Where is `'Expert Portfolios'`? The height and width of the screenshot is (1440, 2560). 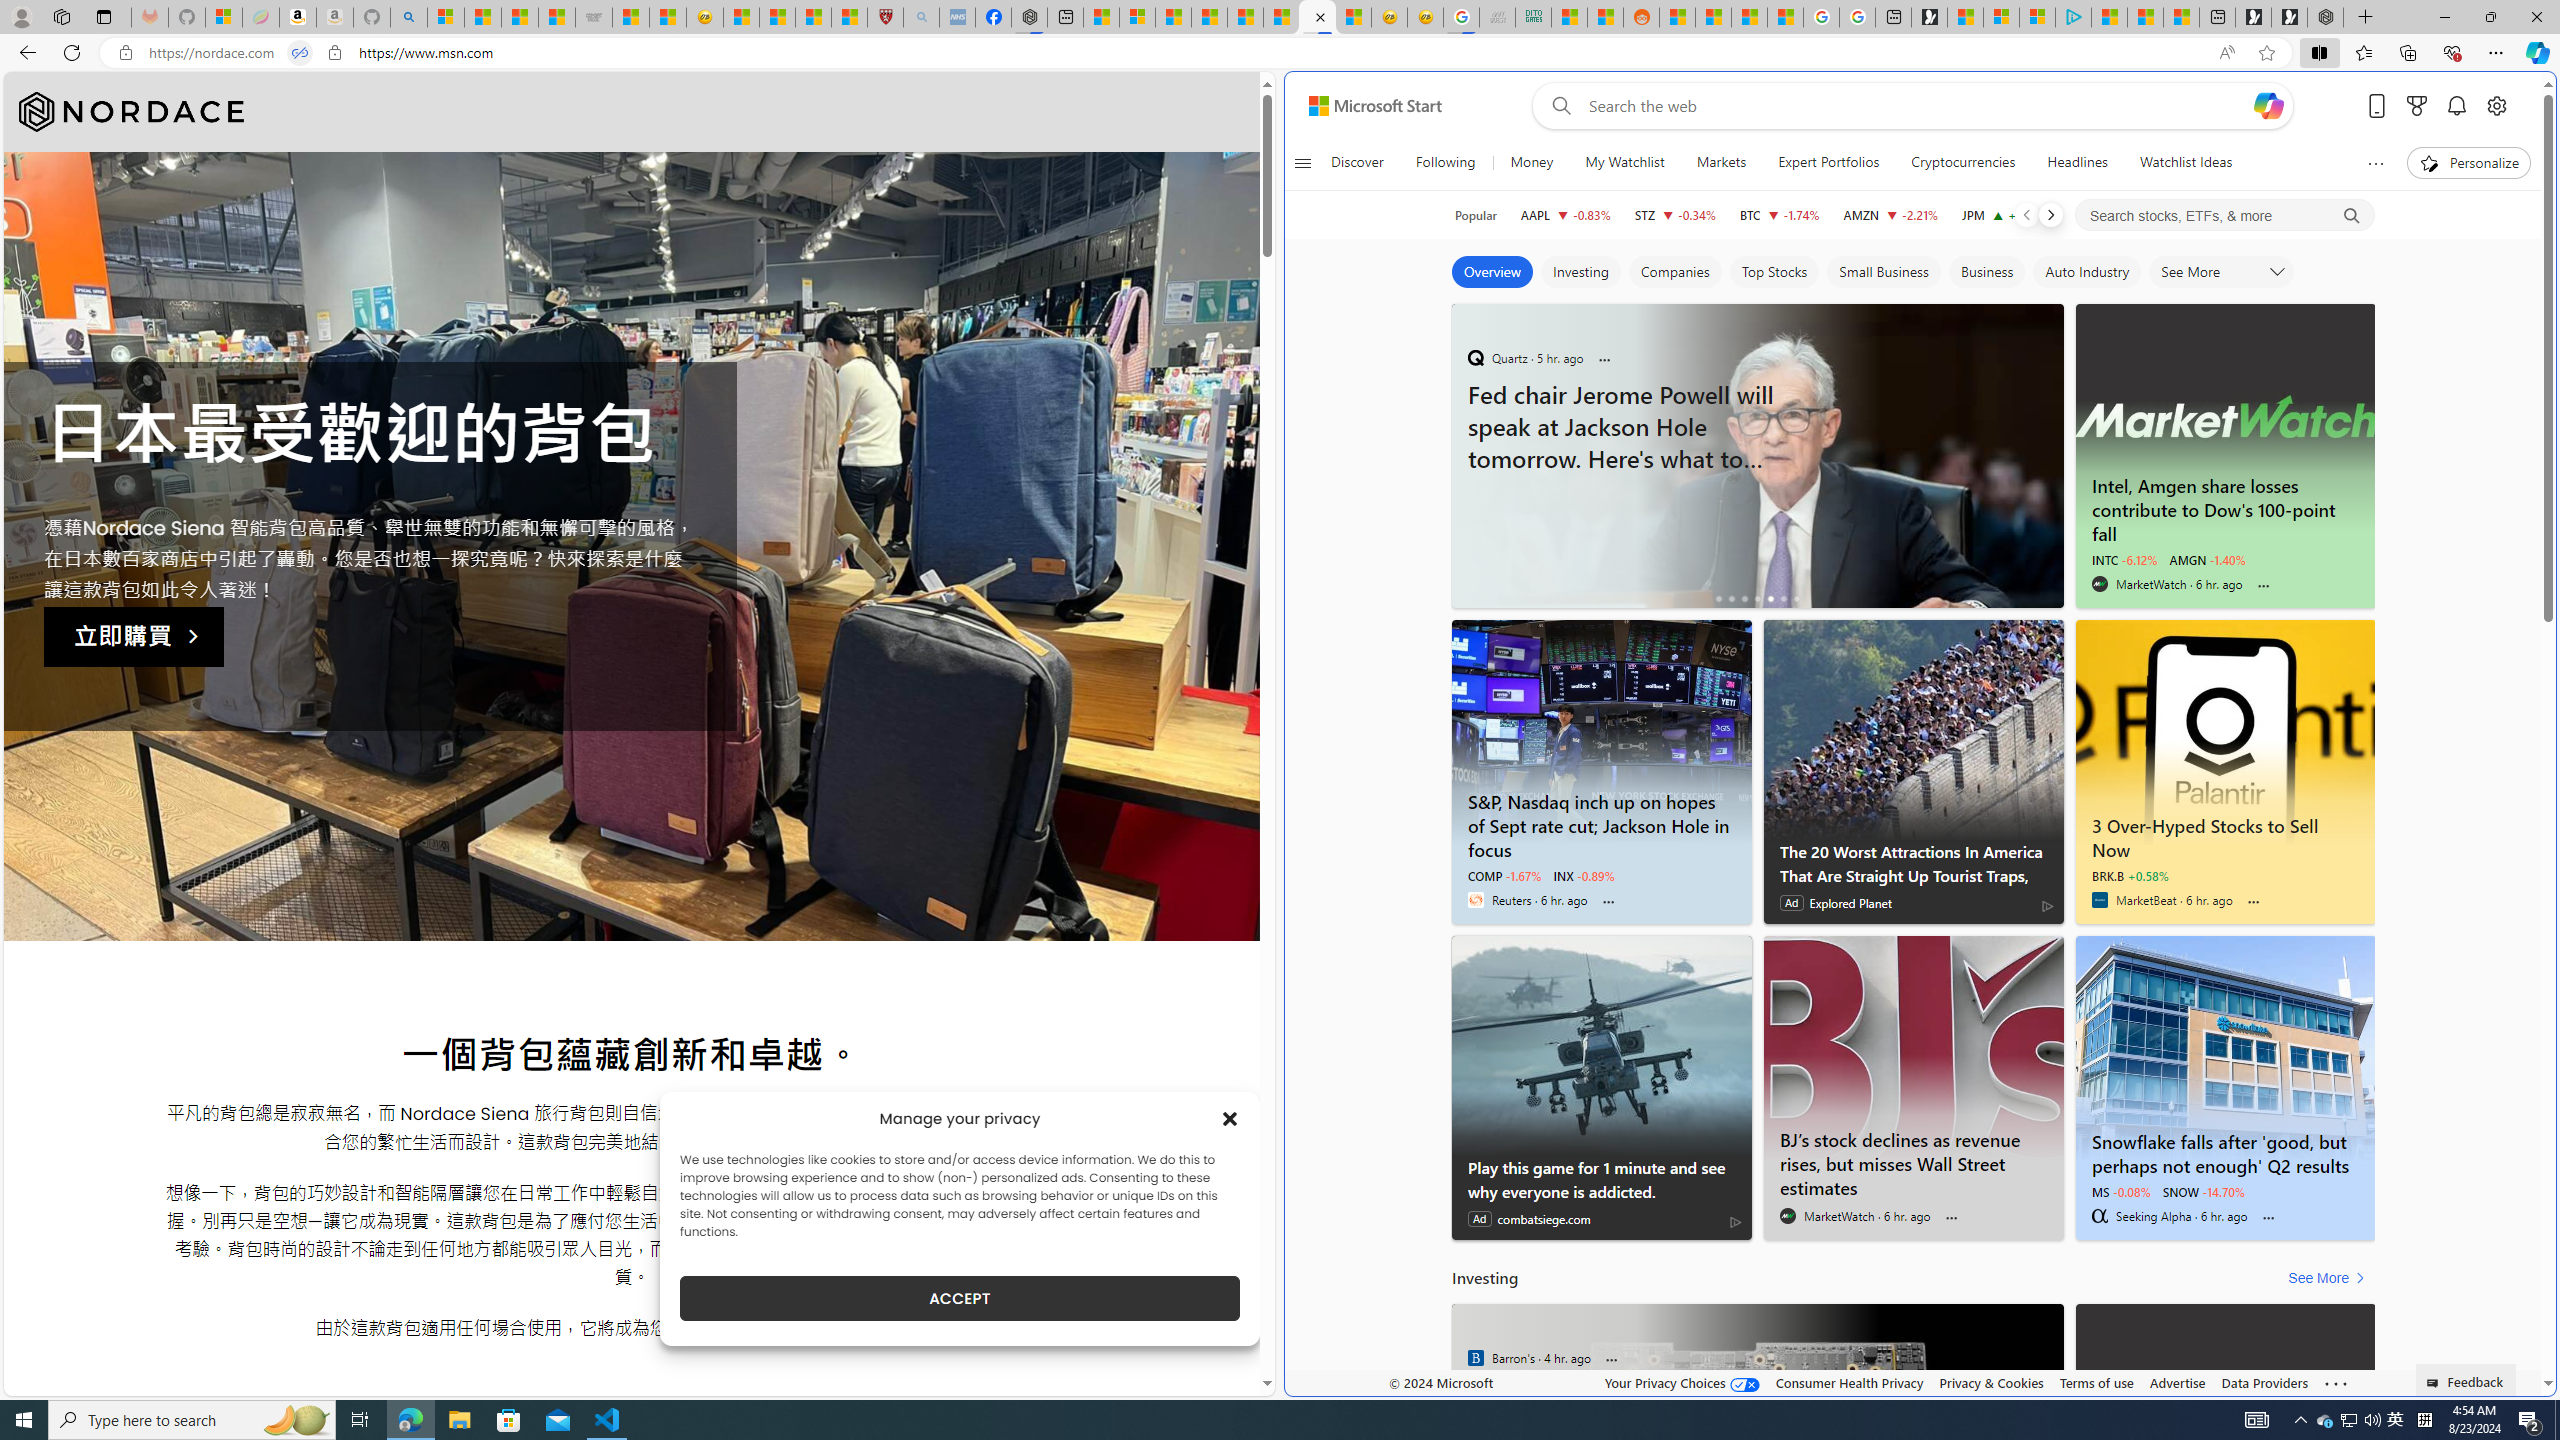 'Expert Portfolios' is located at coordinates (1829, 162).